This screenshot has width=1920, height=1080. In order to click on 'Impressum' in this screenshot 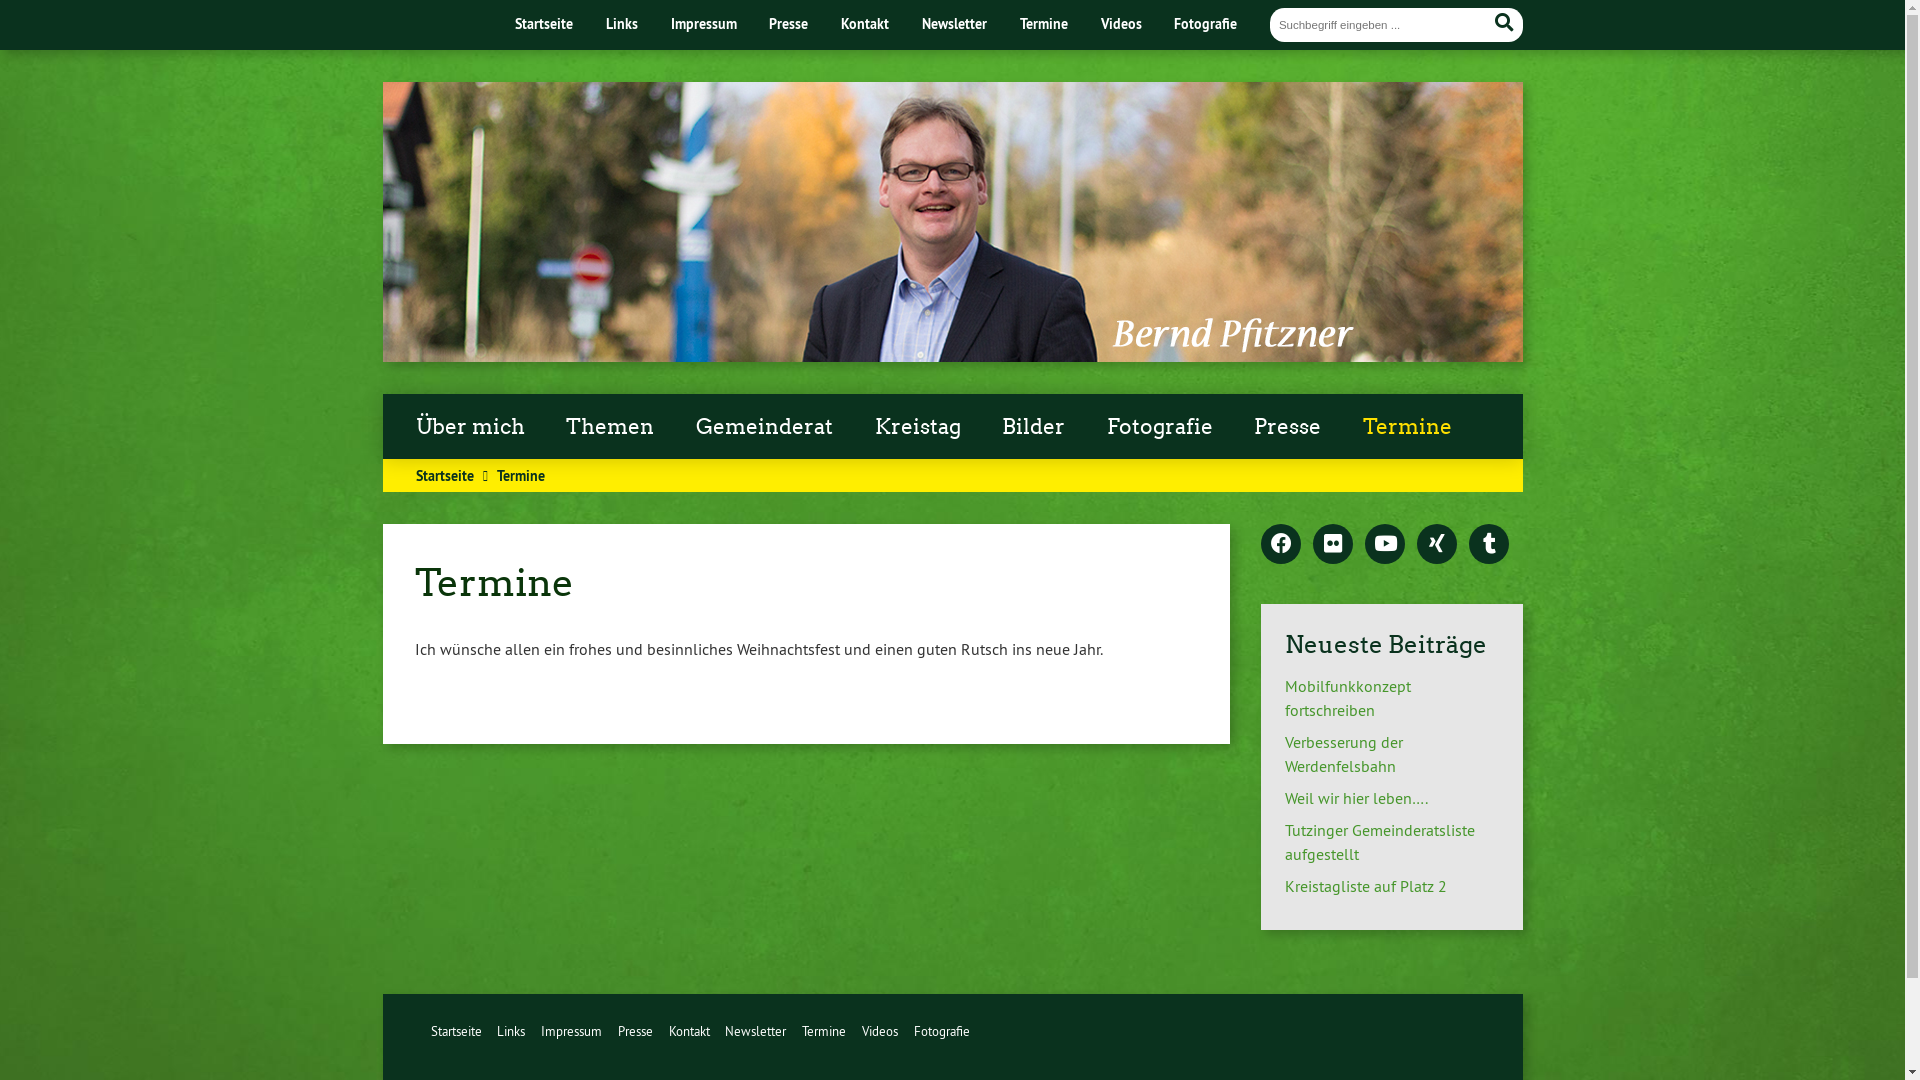, I will do `click(541, 1030)`.